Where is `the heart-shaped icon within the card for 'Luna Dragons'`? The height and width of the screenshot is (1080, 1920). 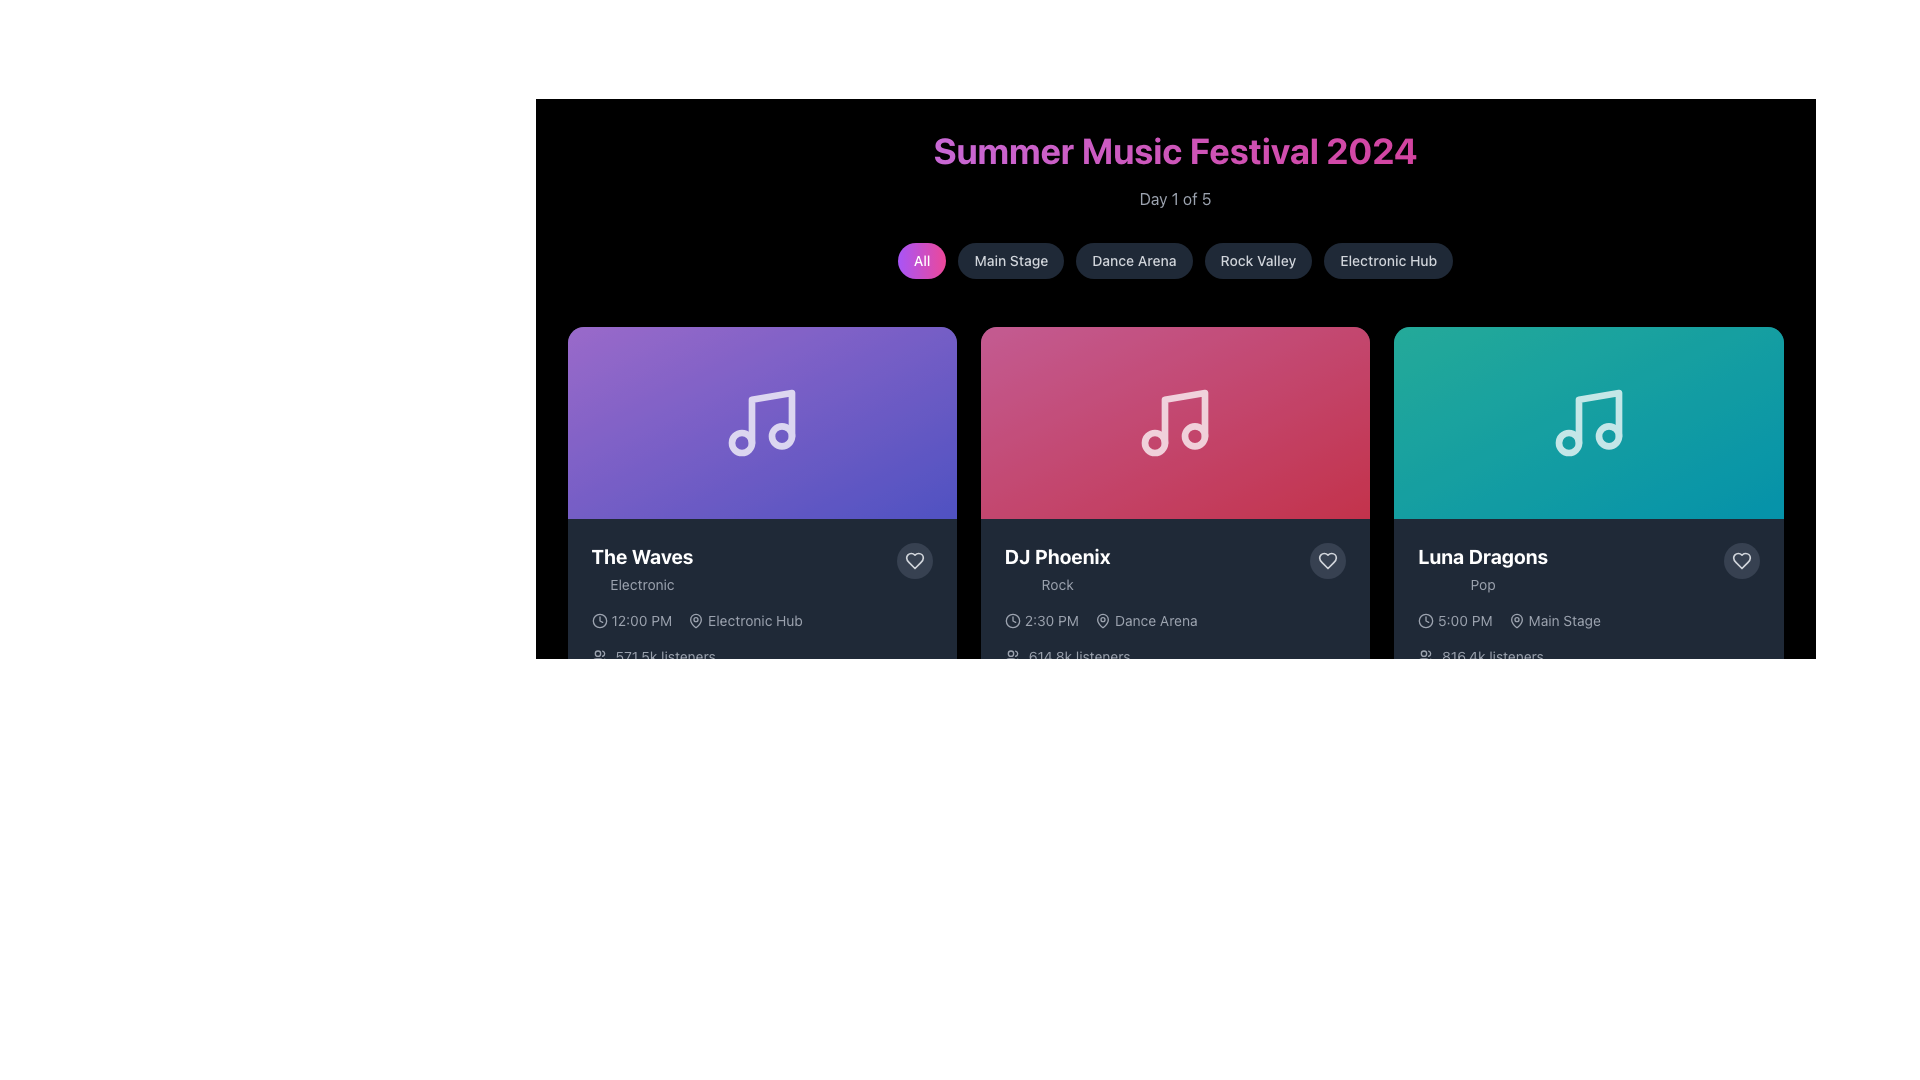 the heart-shaped icon within the card for 'Luna Dragons' is located at coordinates (1740, 560).